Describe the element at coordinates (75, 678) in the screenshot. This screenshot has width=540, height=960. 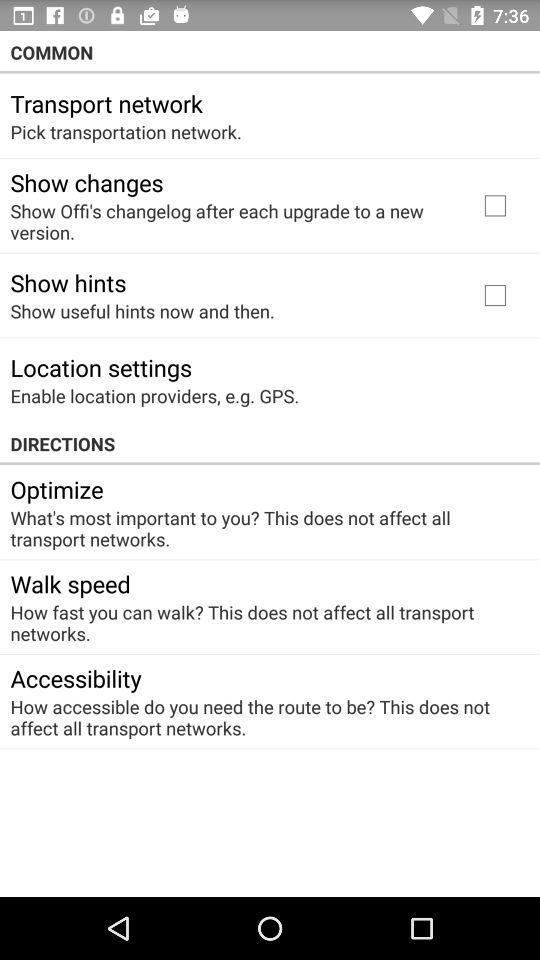
I see `the accessibility` at that location.